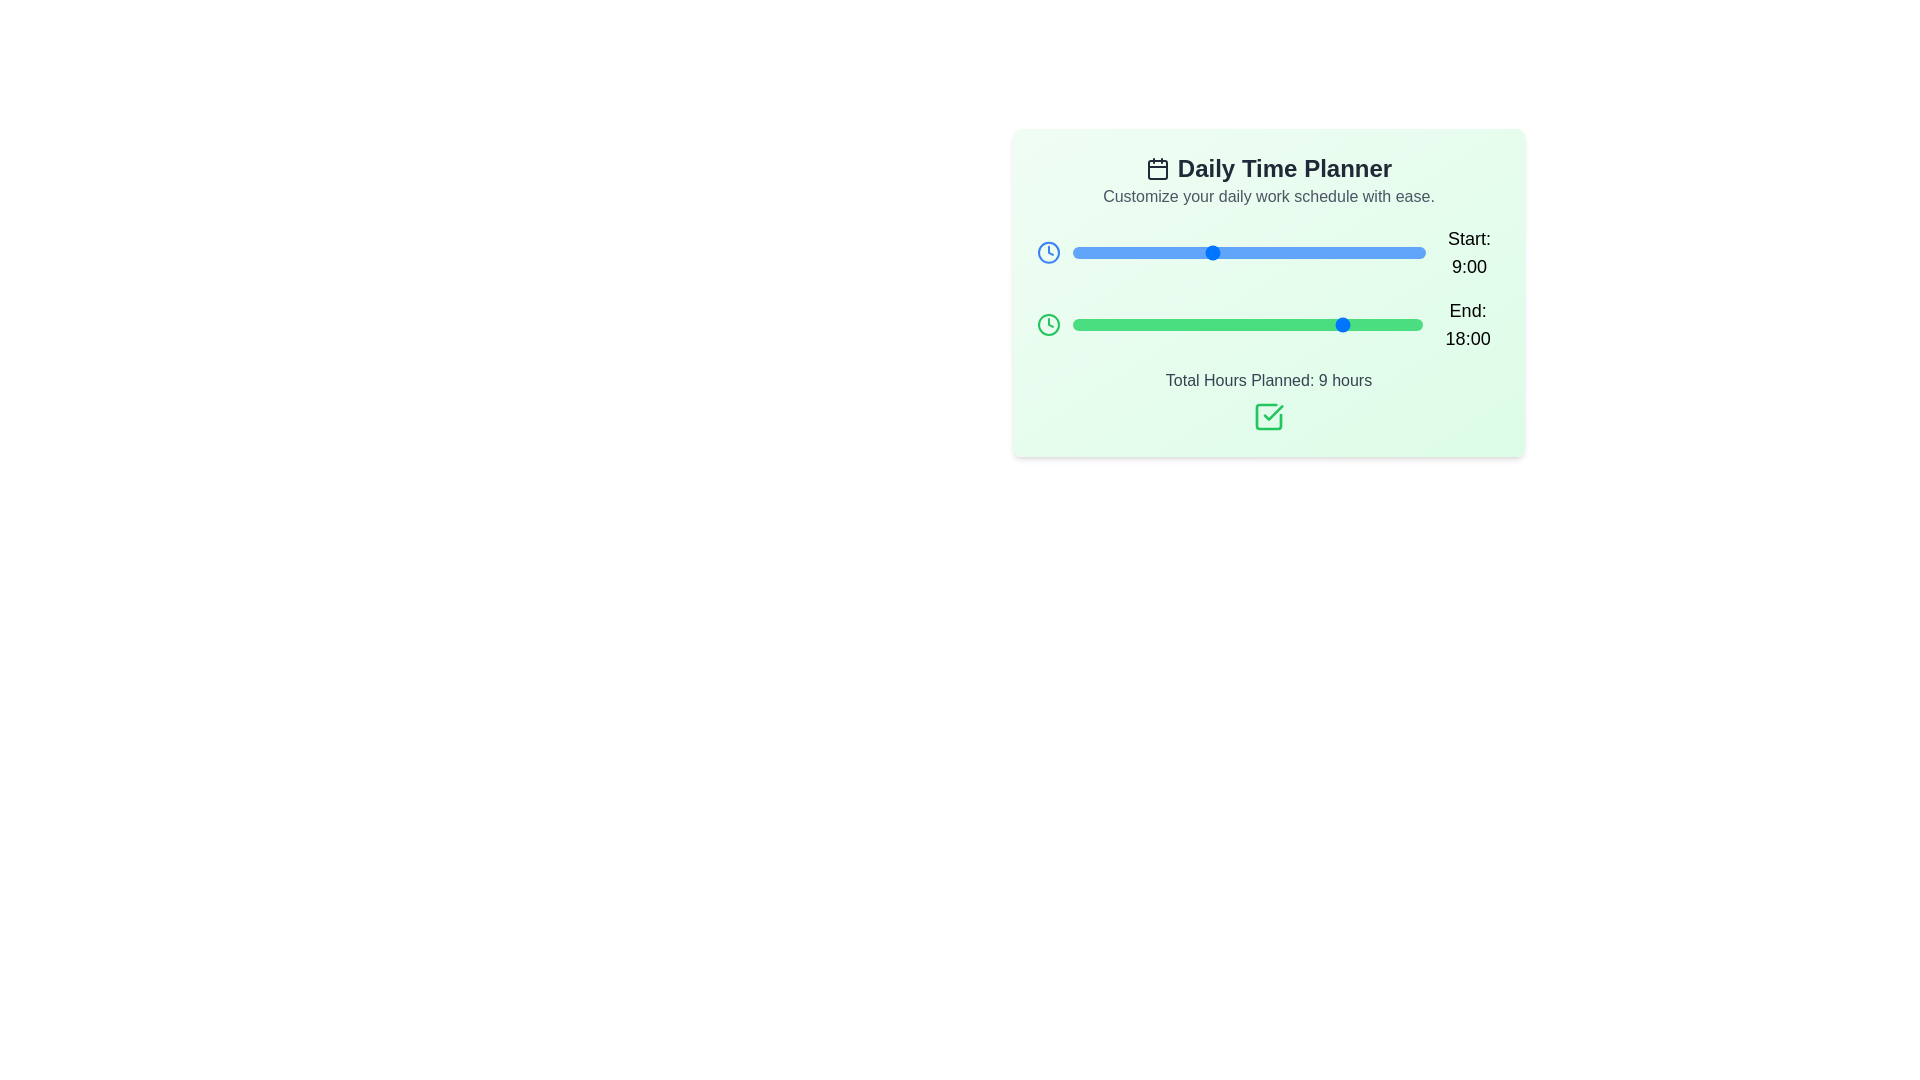 Image resolution: width=1920 pixels, height=1080 pixels. I want to click on the 'Start' slider to set the start time to 13, so click(1271, 252).